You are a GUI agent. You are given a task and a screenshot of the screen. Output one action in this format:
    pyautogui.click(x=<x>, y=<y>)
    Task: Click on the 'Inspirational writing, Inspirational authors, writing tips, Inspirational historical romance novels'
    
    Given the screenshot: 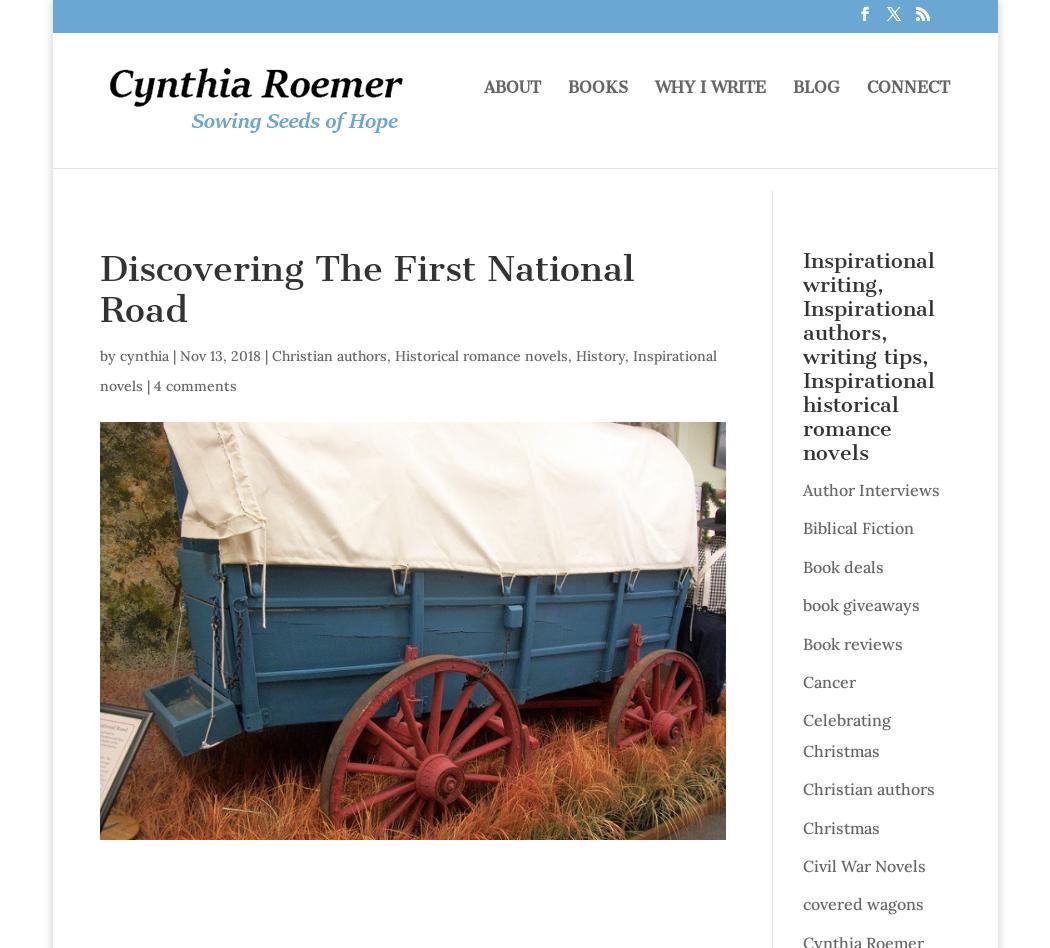 What is the action you would take?
    pyautogui.click(x=867, y=356)
    